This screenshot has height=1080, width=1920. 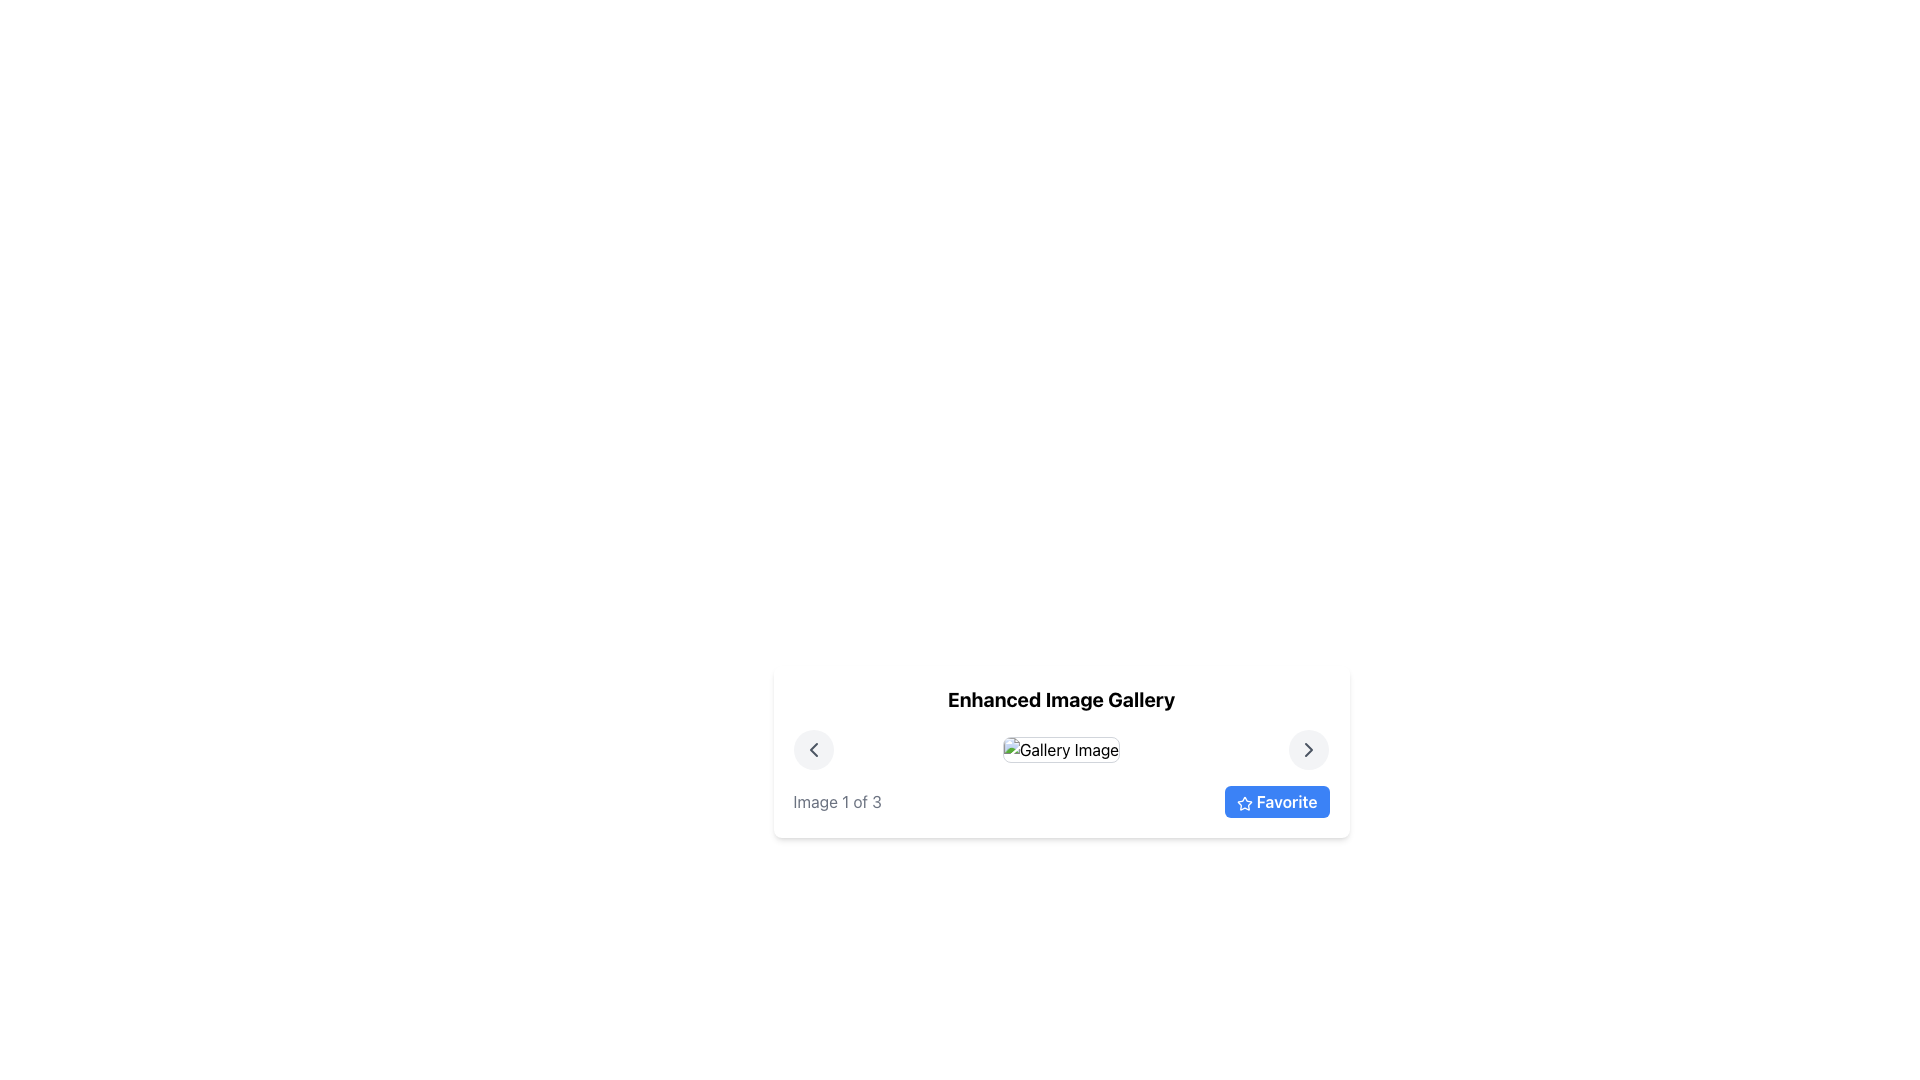 I want to click on the right-facing arrow SVG icon within the circular light gray button located at the right edge of the control bar, so click(x=1309, y=749).